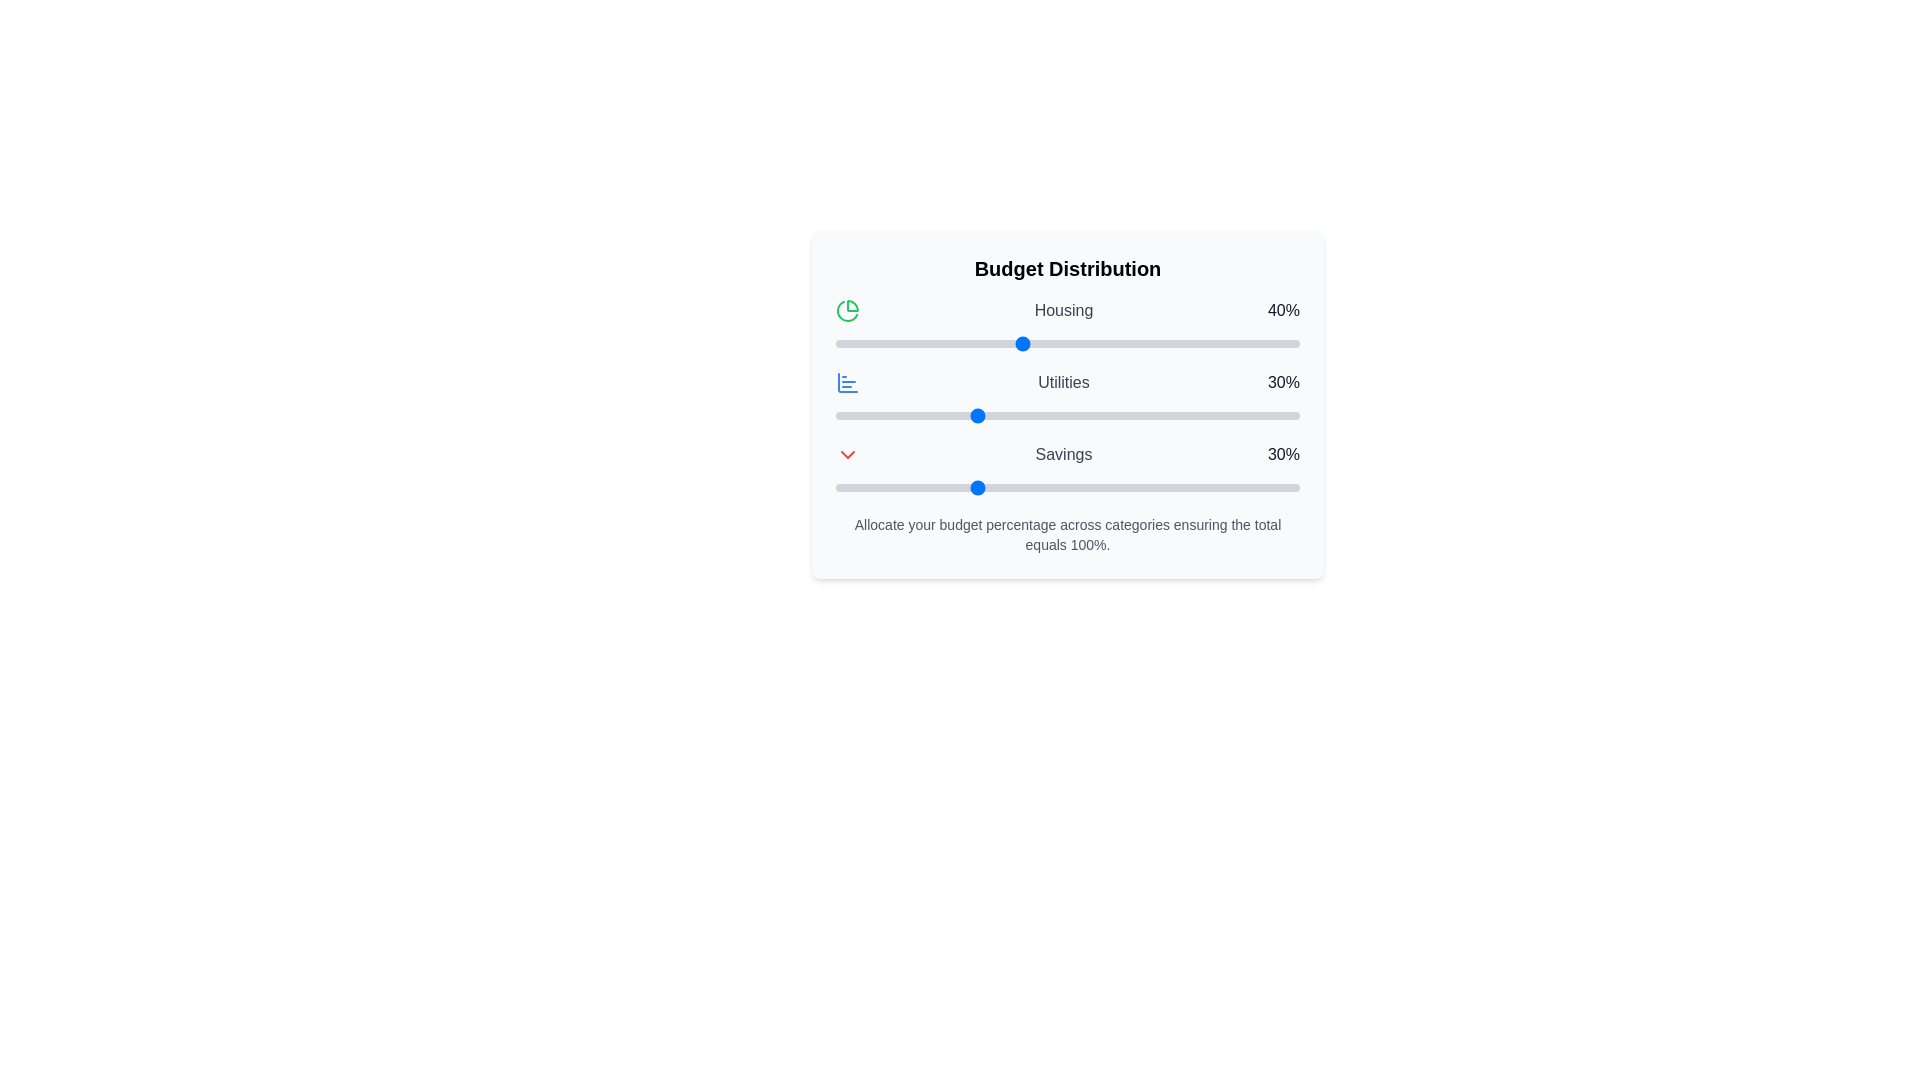  What do you see at coordinates (909, 415) in the screenshot?
I see `the slider value` at bounding box center [909, 415].